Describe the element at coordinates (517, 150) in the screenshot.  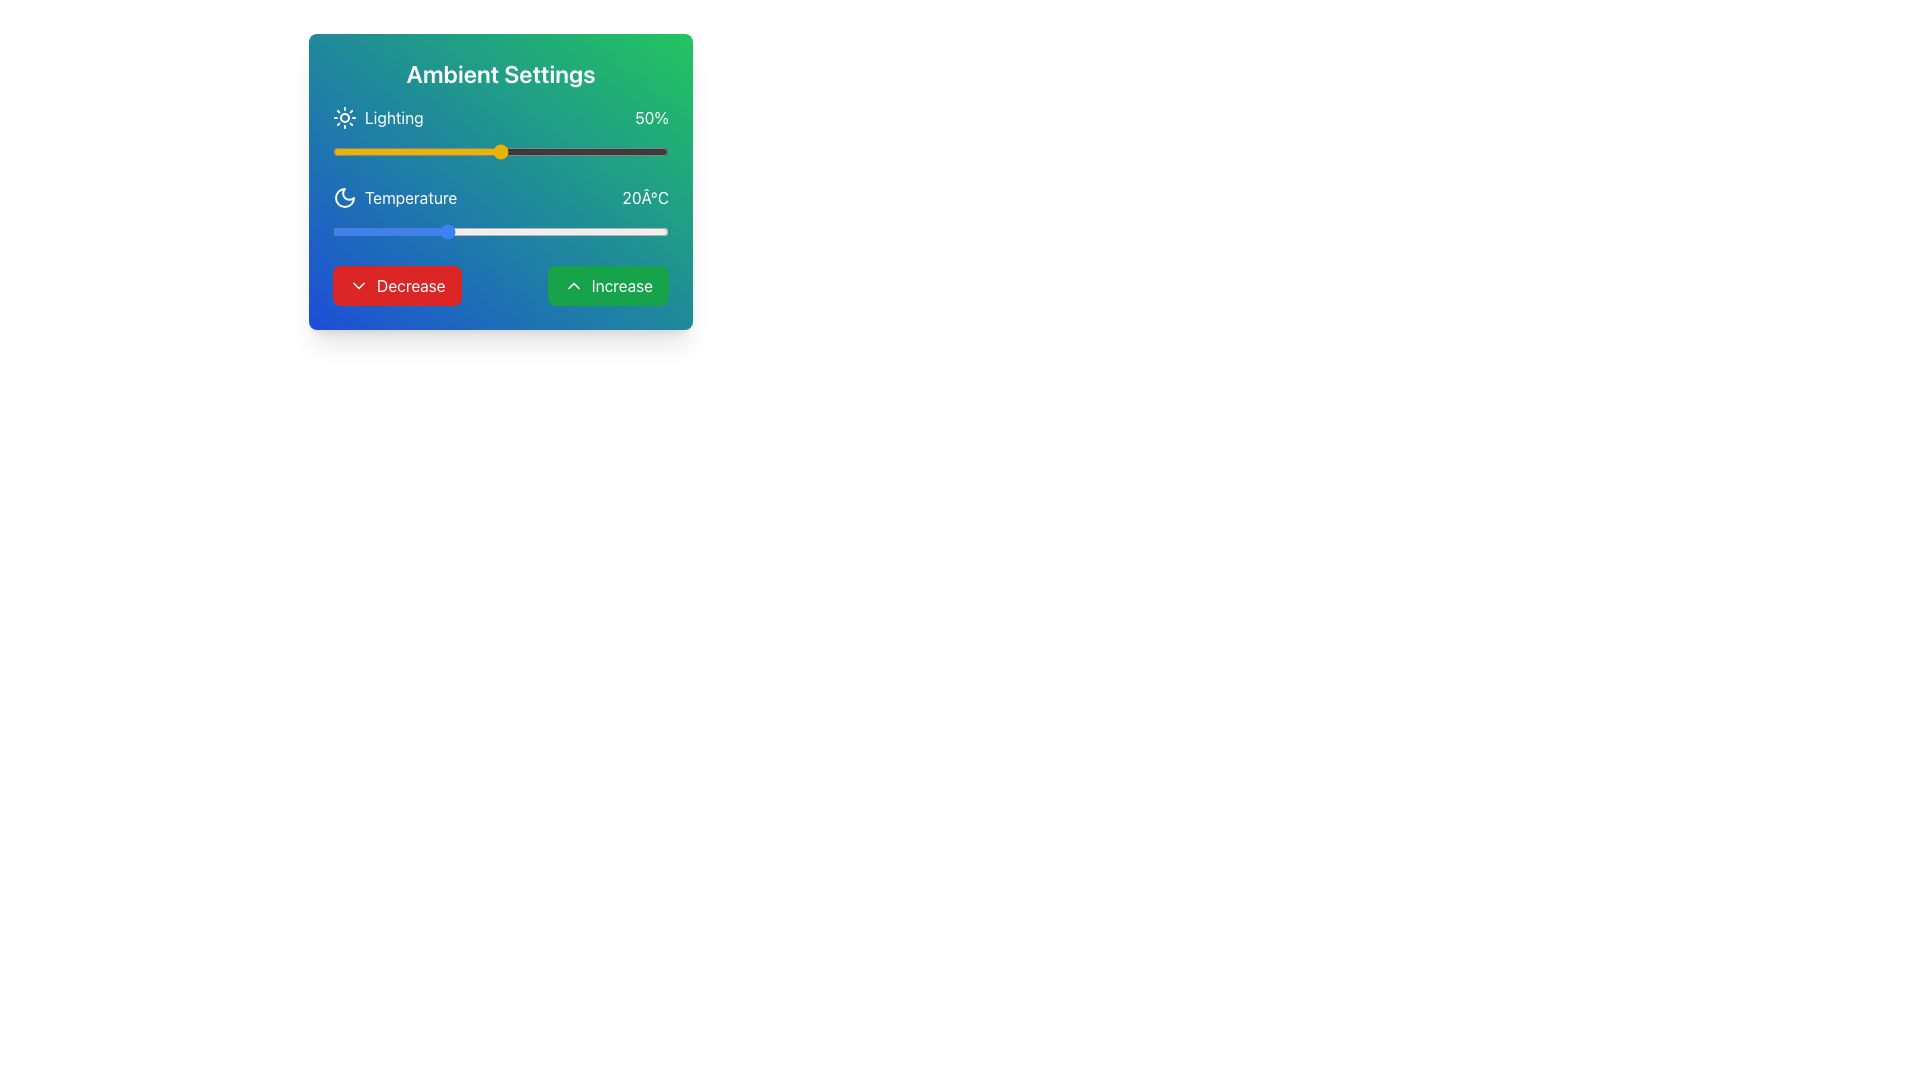
I see `the lighting level` at that location.